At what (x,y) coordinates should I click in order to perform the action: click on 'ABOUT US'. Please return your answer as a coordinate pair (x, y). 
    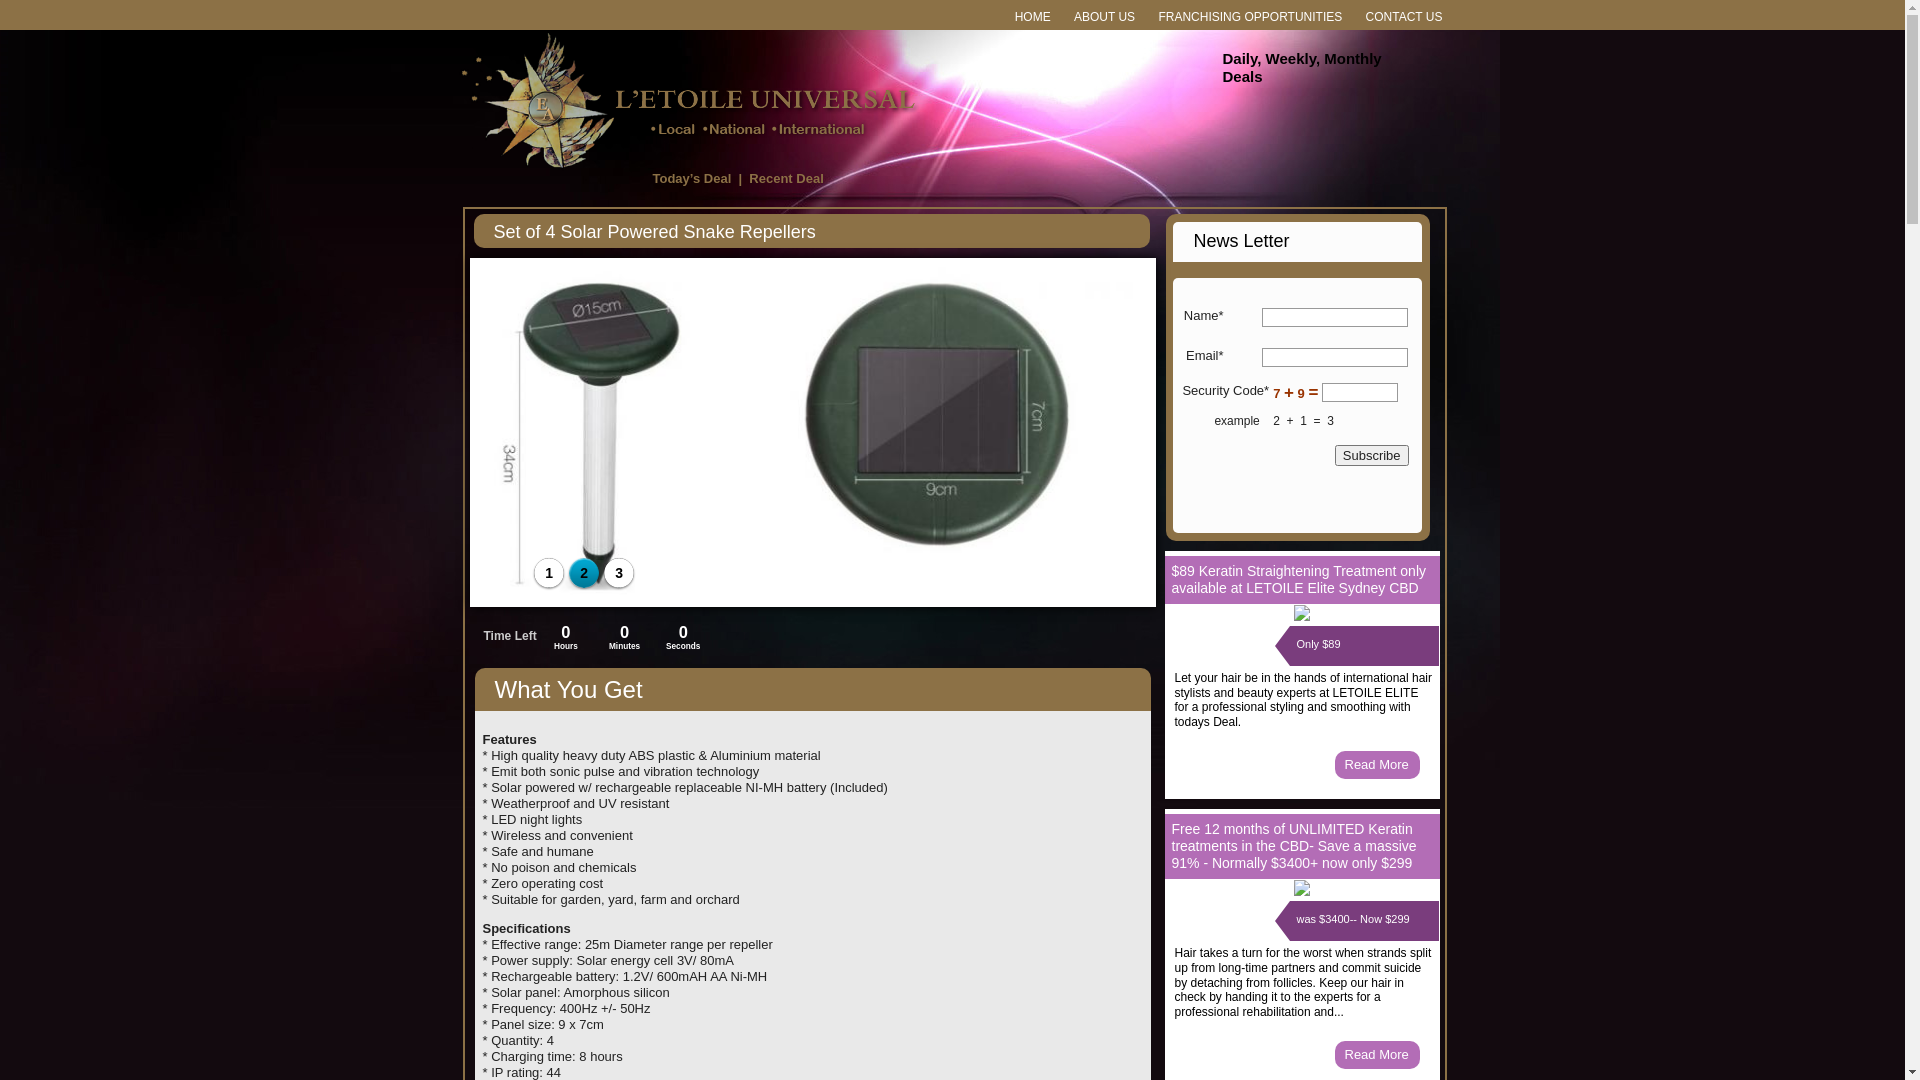
    Looking at the image, I should click on (1103, 17).